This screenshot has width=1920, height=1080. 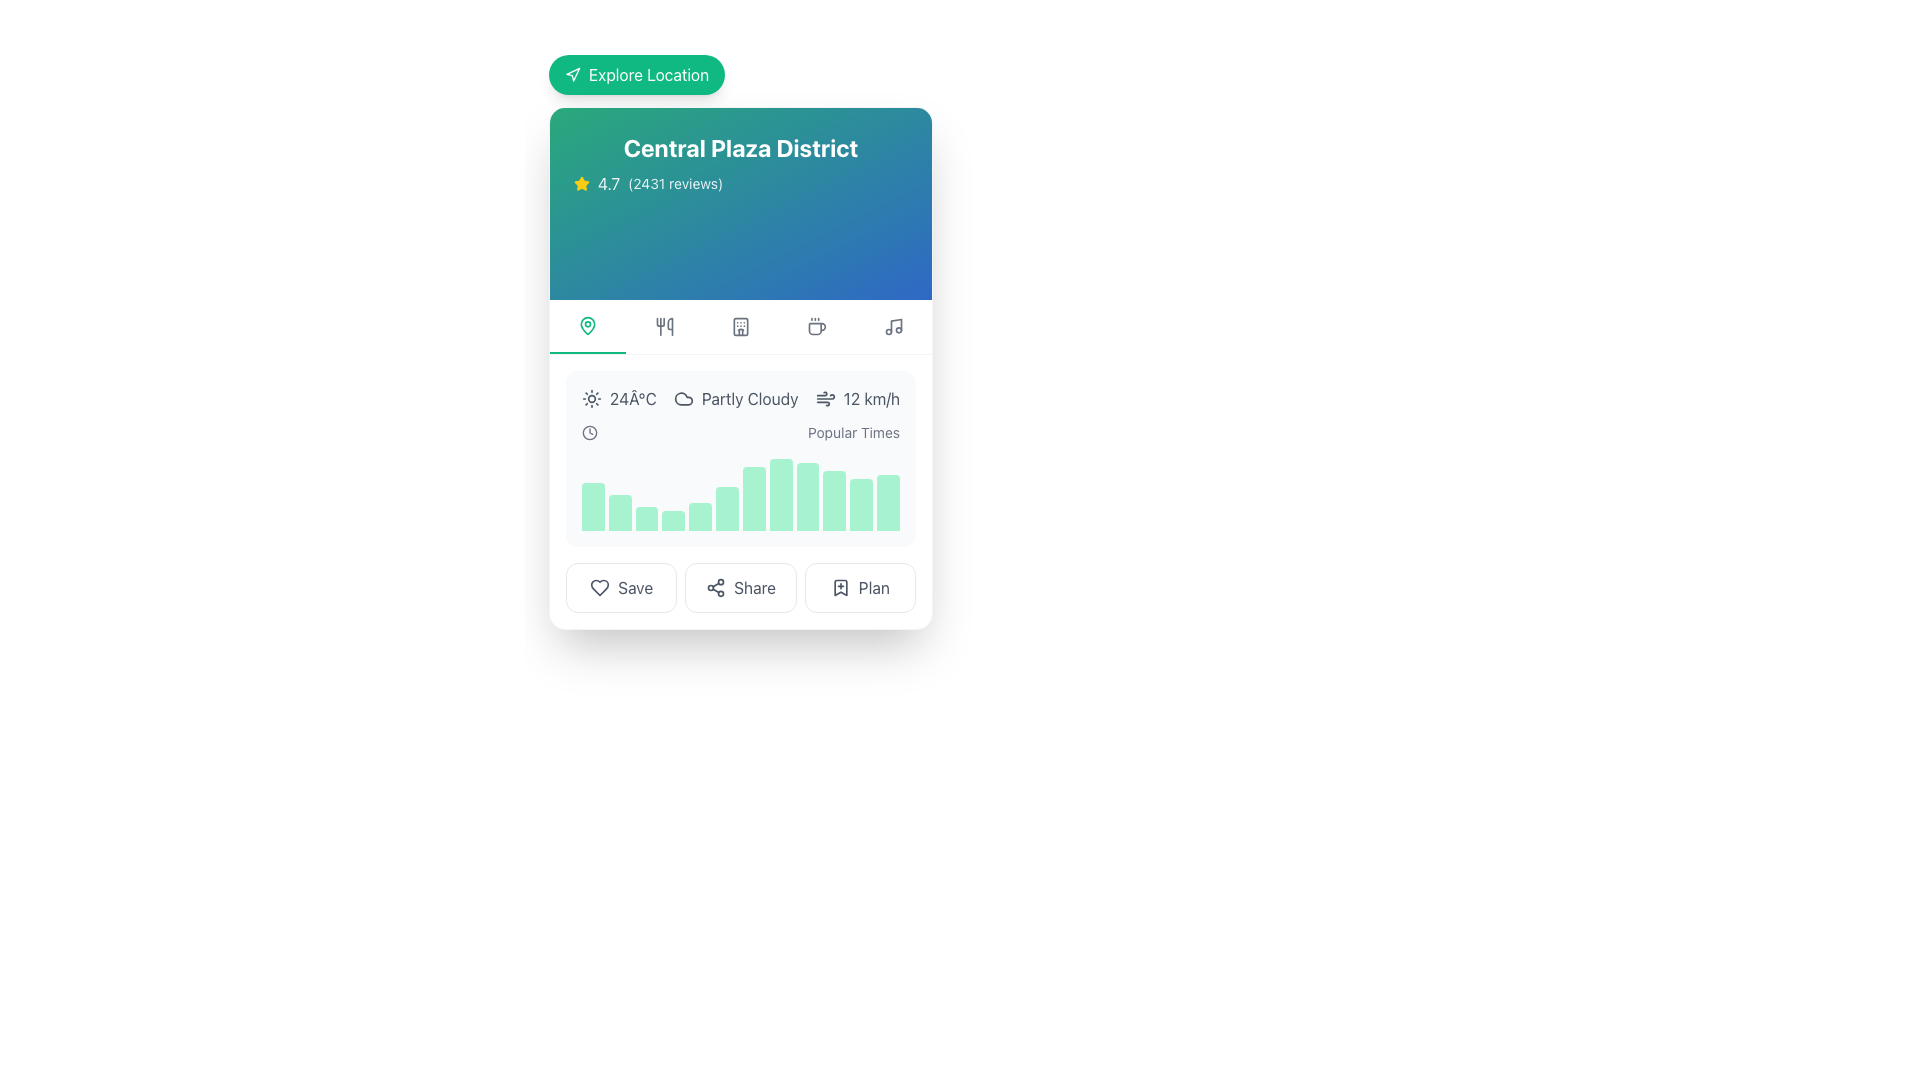 I want to click on the leftmost pin-shaped icon representing a location marker, which is located in a horizontal row of icons below the title of a location card, so click(x=587, y=323).